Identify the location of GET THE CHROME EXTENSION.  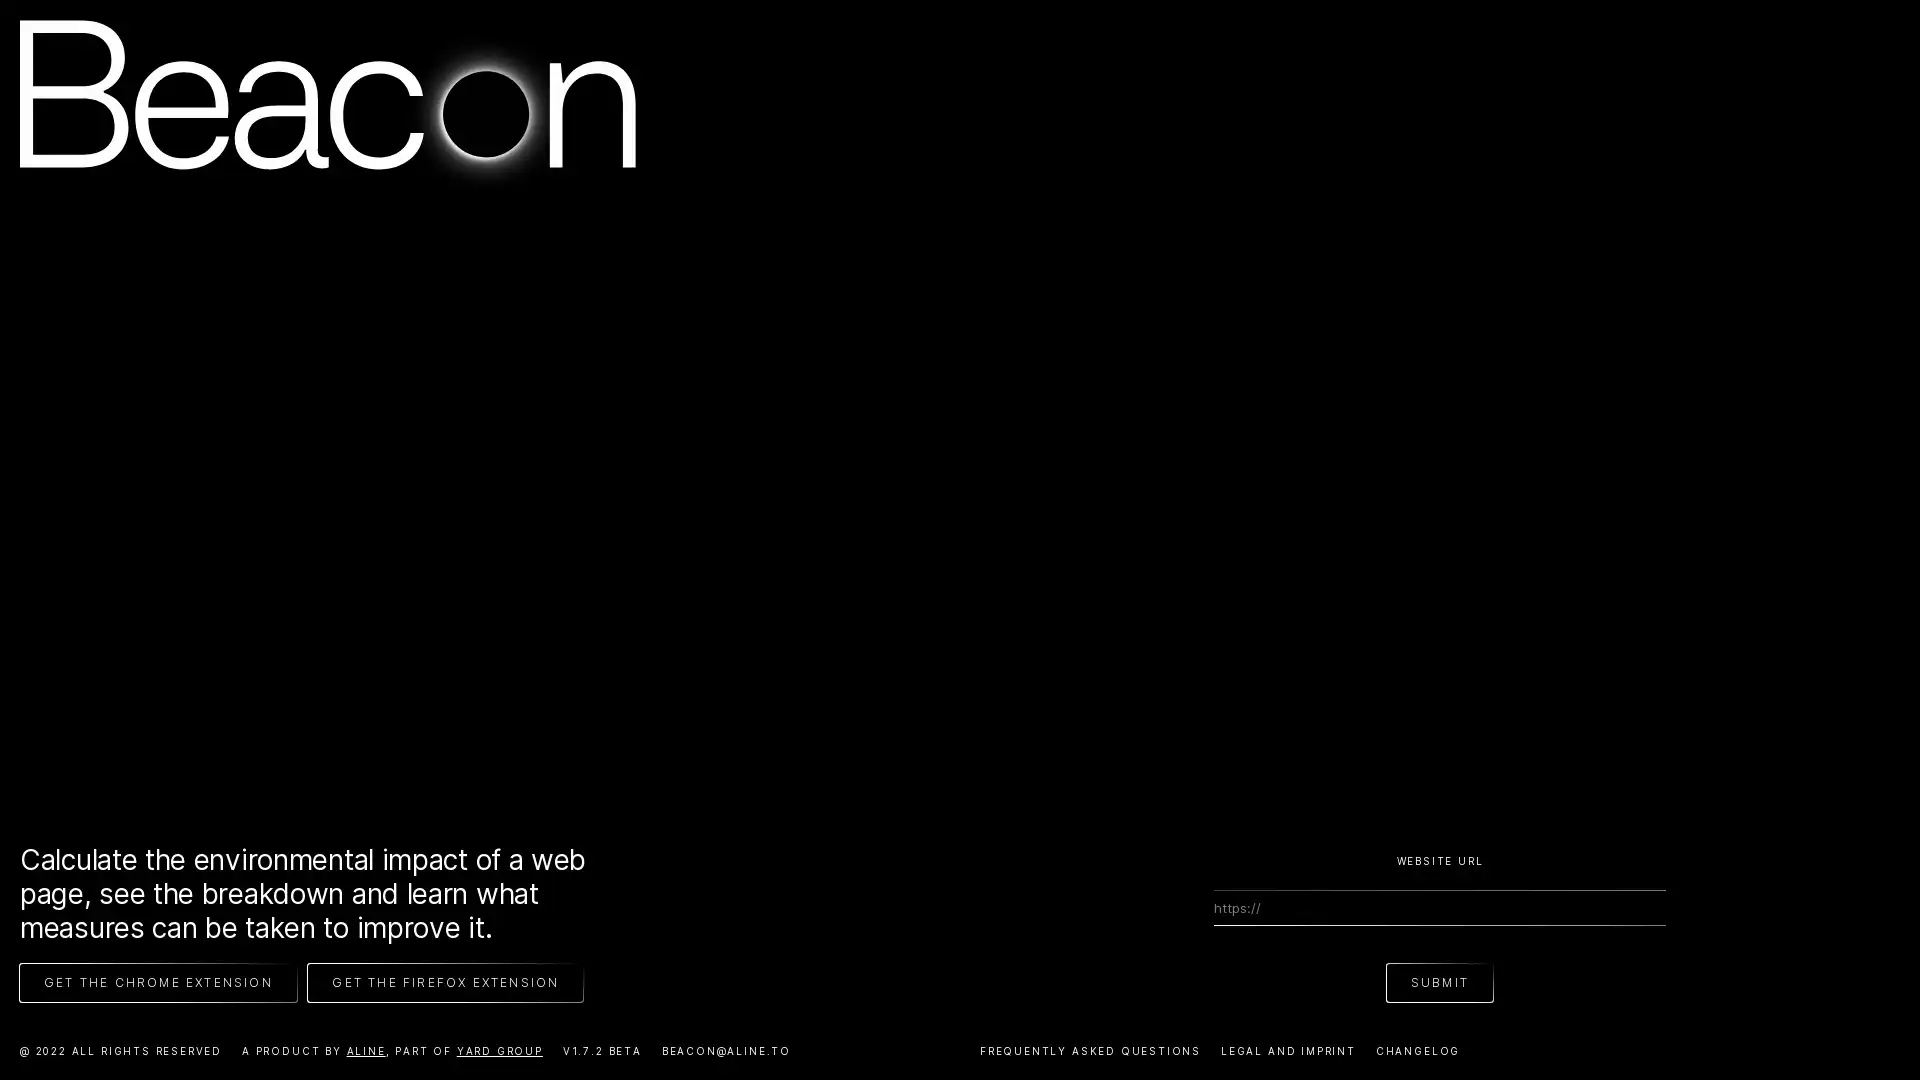
(157, 981).